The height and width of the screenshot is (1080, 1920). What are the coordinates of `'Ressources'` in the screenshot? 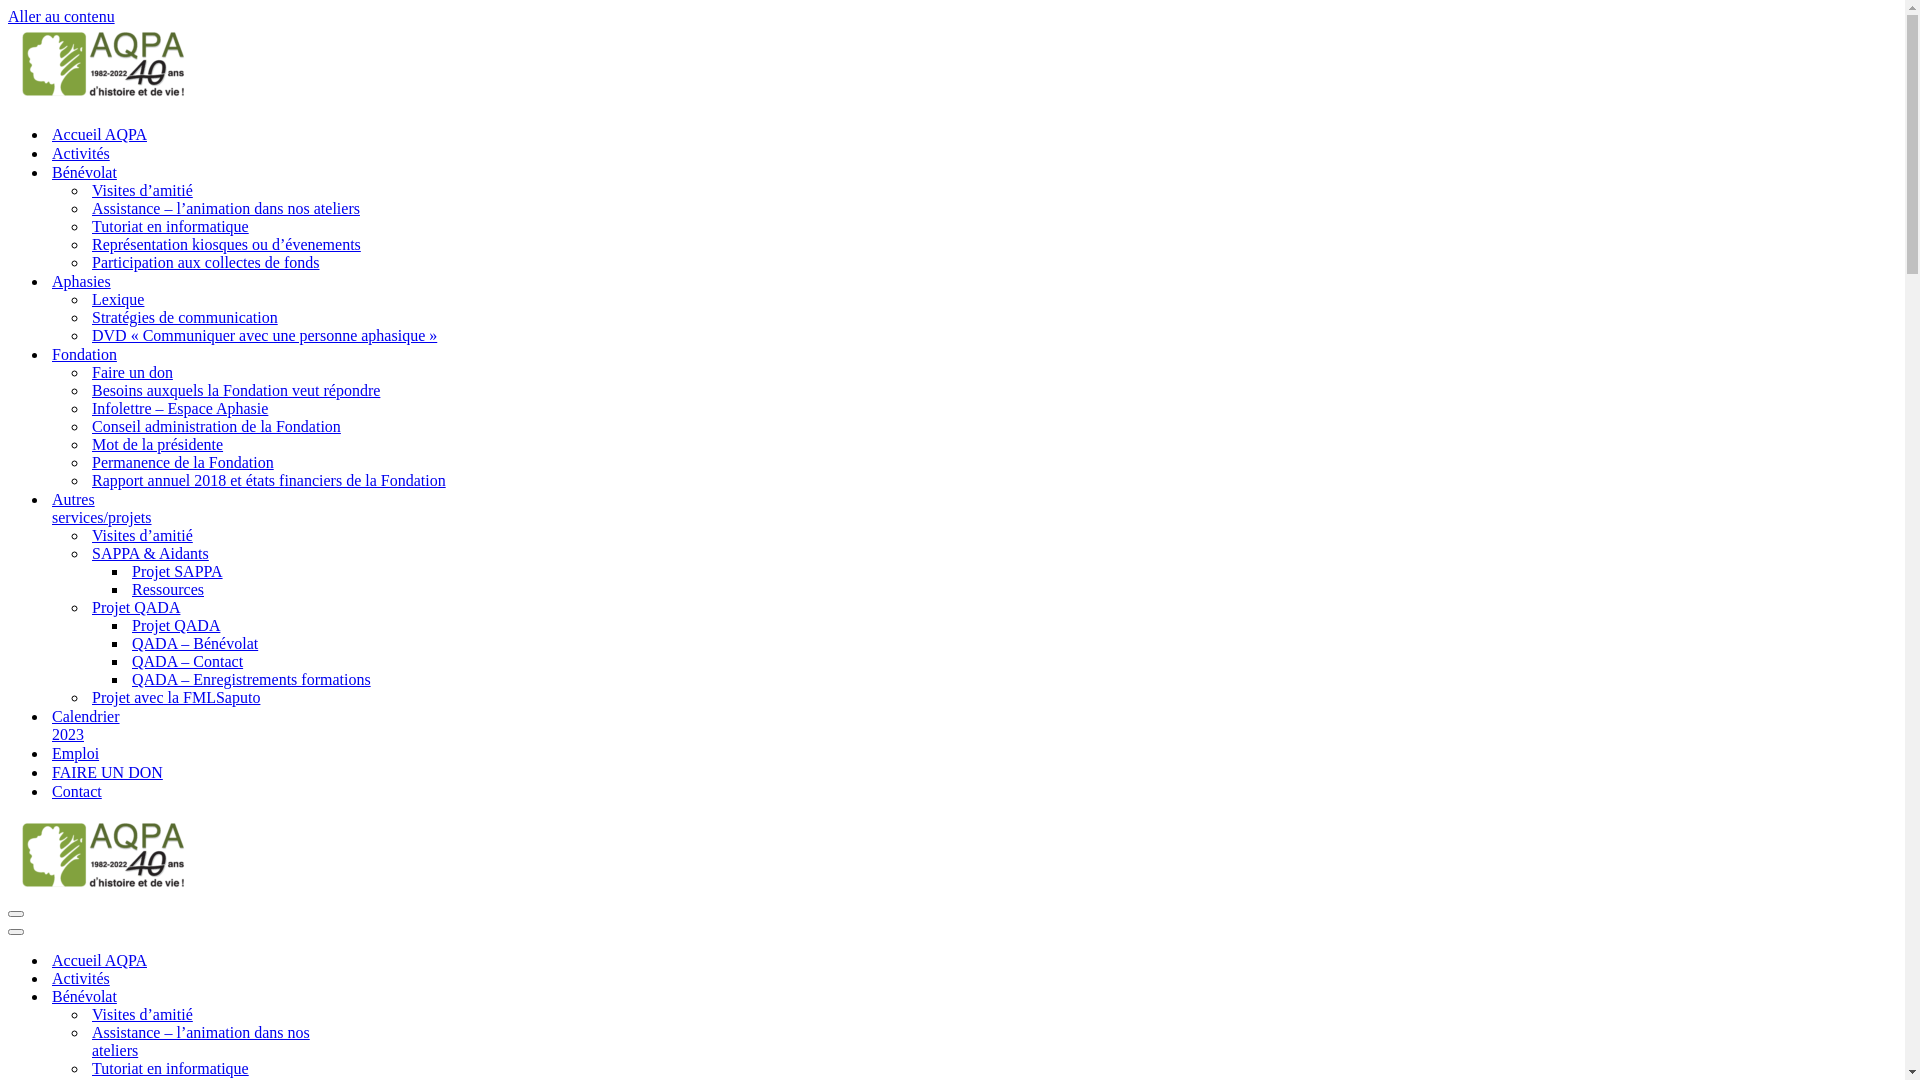 It's located at (168, 589).